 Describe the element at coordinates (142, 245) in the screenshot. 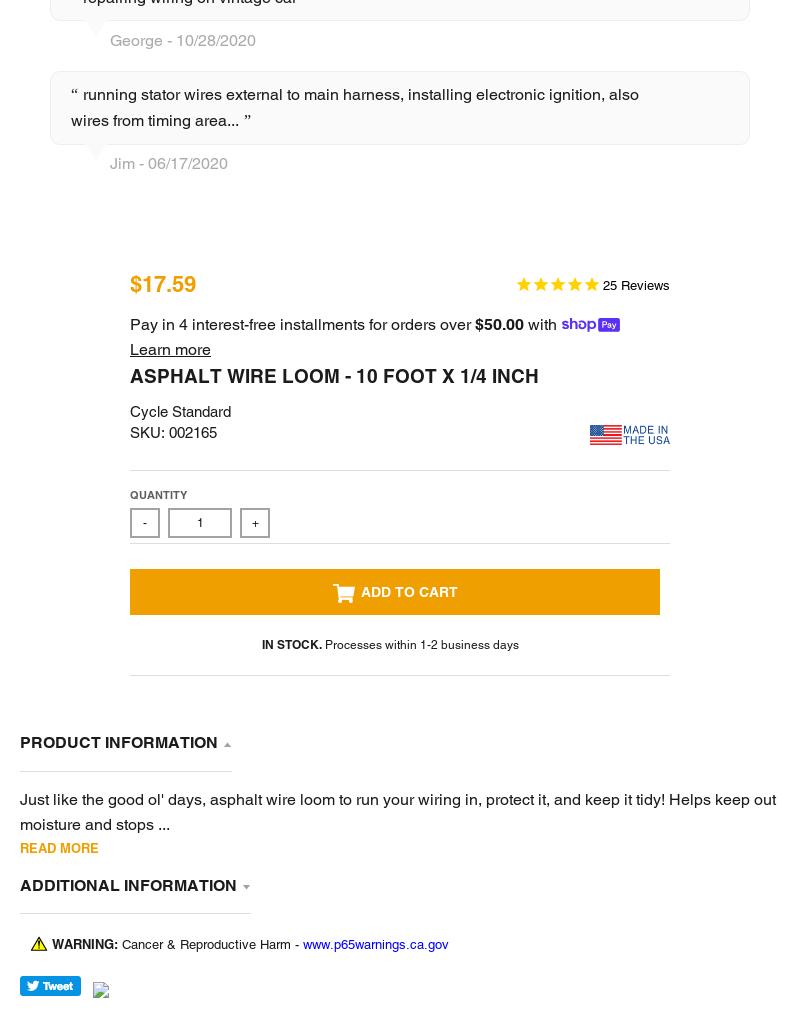

I see `'United States'` at that location.